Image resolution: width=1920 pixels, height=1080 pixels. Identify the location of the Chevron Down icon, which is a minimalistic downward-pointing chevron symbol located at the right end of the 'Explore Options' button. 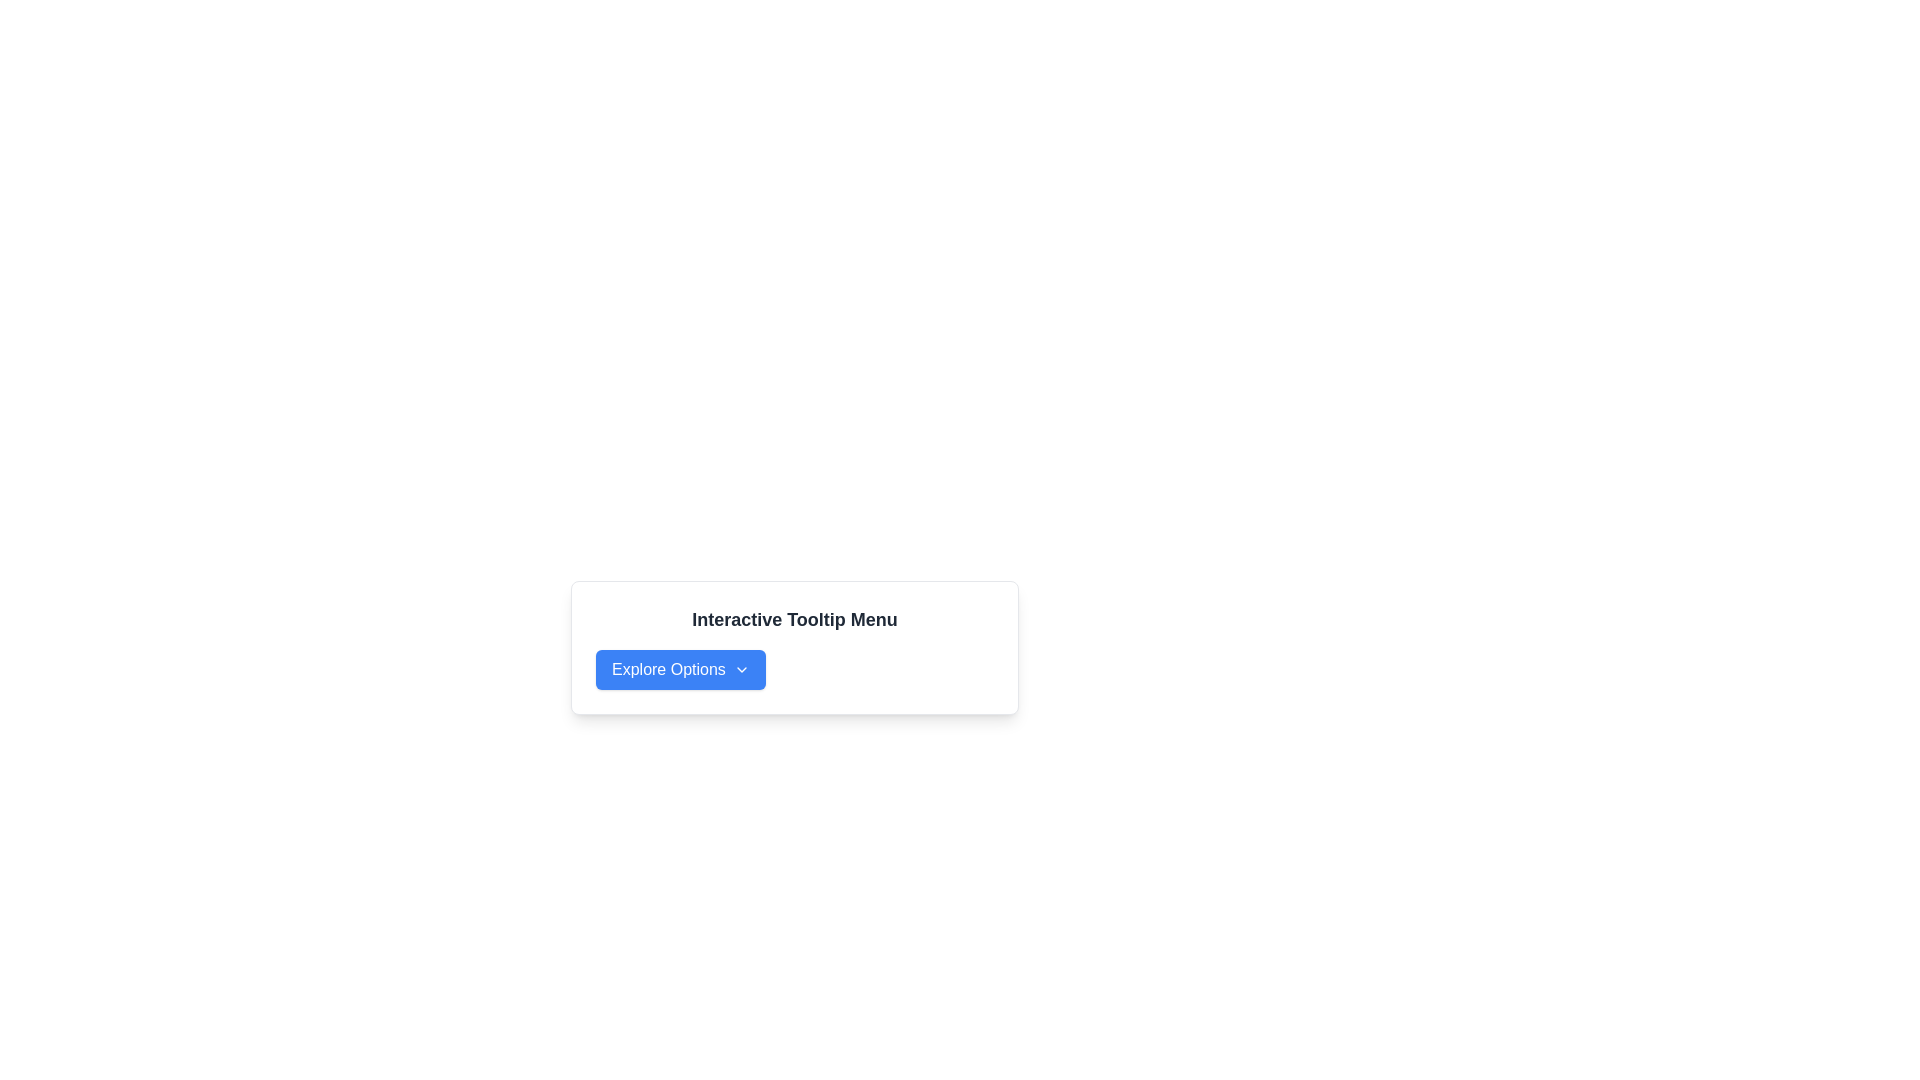
(740, 670).